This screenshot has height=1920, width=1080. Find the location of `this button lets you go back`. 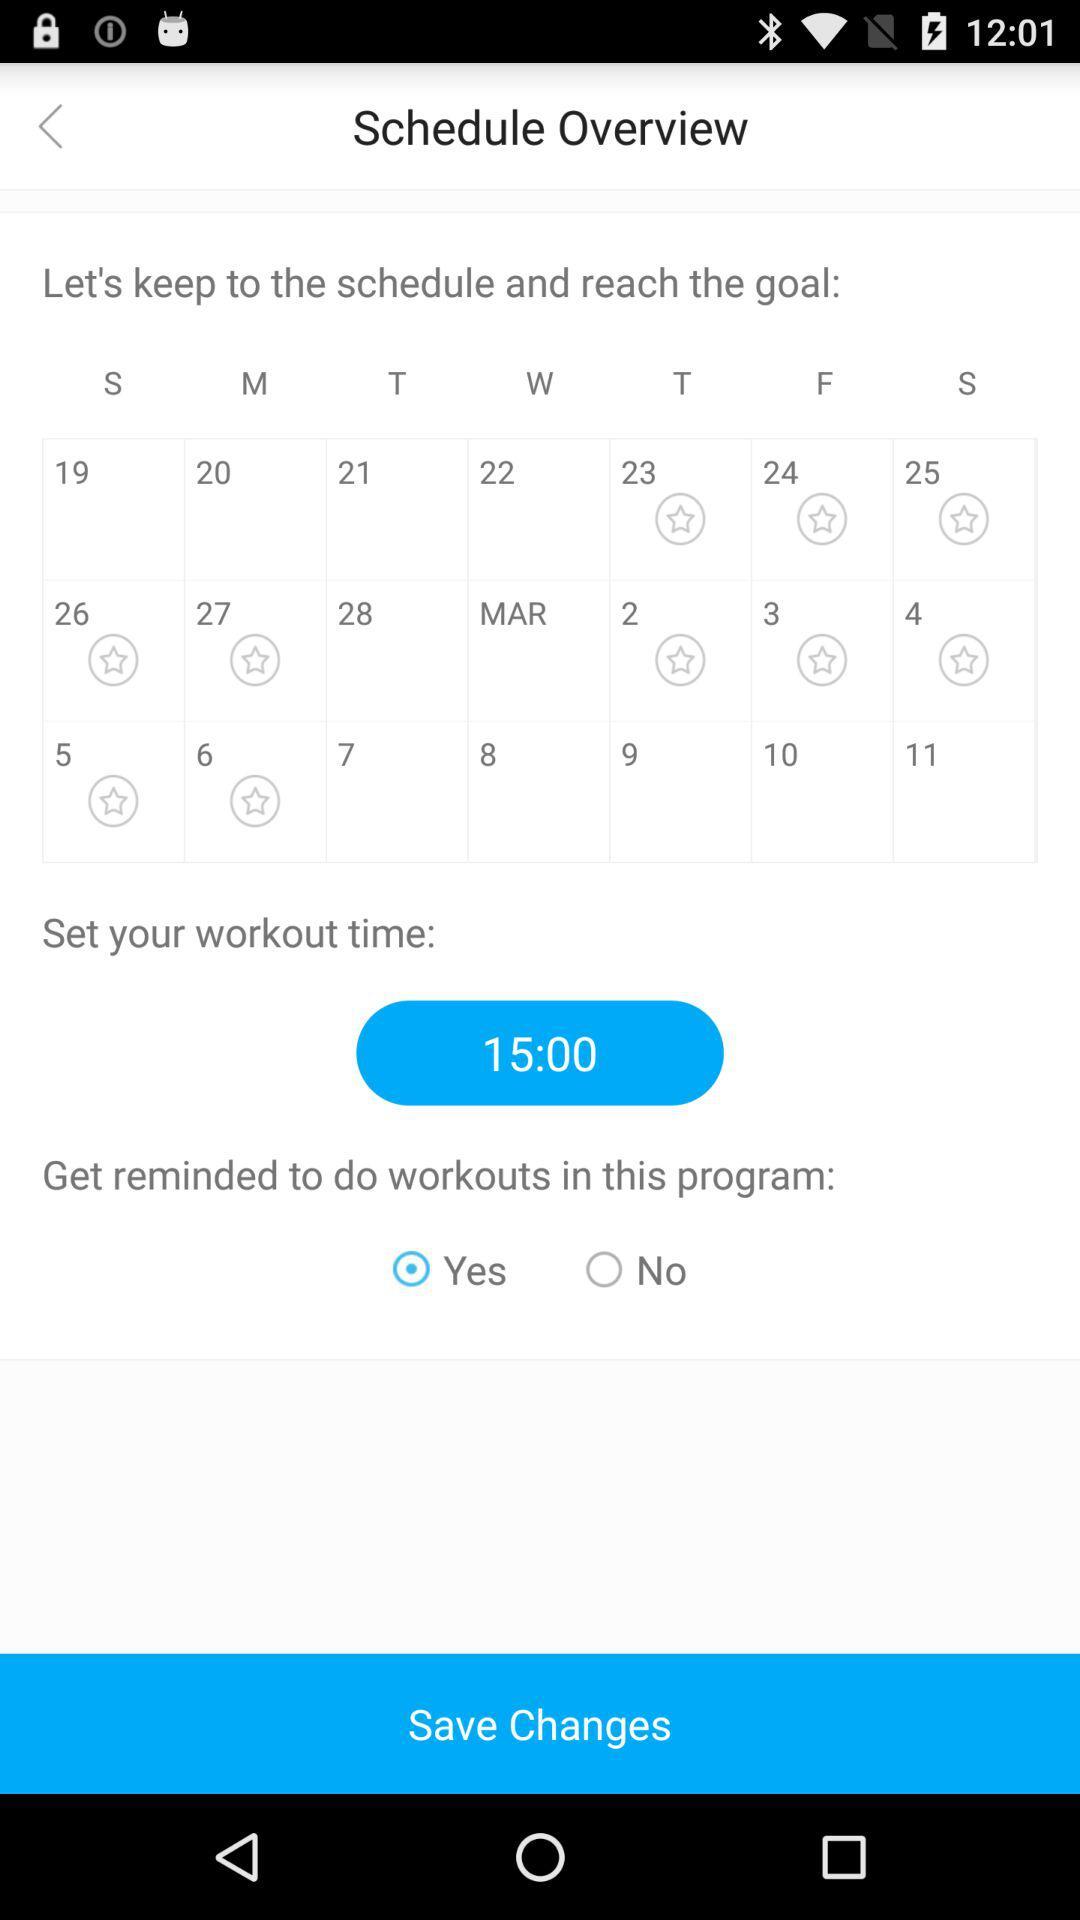

this button lets you go back is located at coordinates (61, 124).